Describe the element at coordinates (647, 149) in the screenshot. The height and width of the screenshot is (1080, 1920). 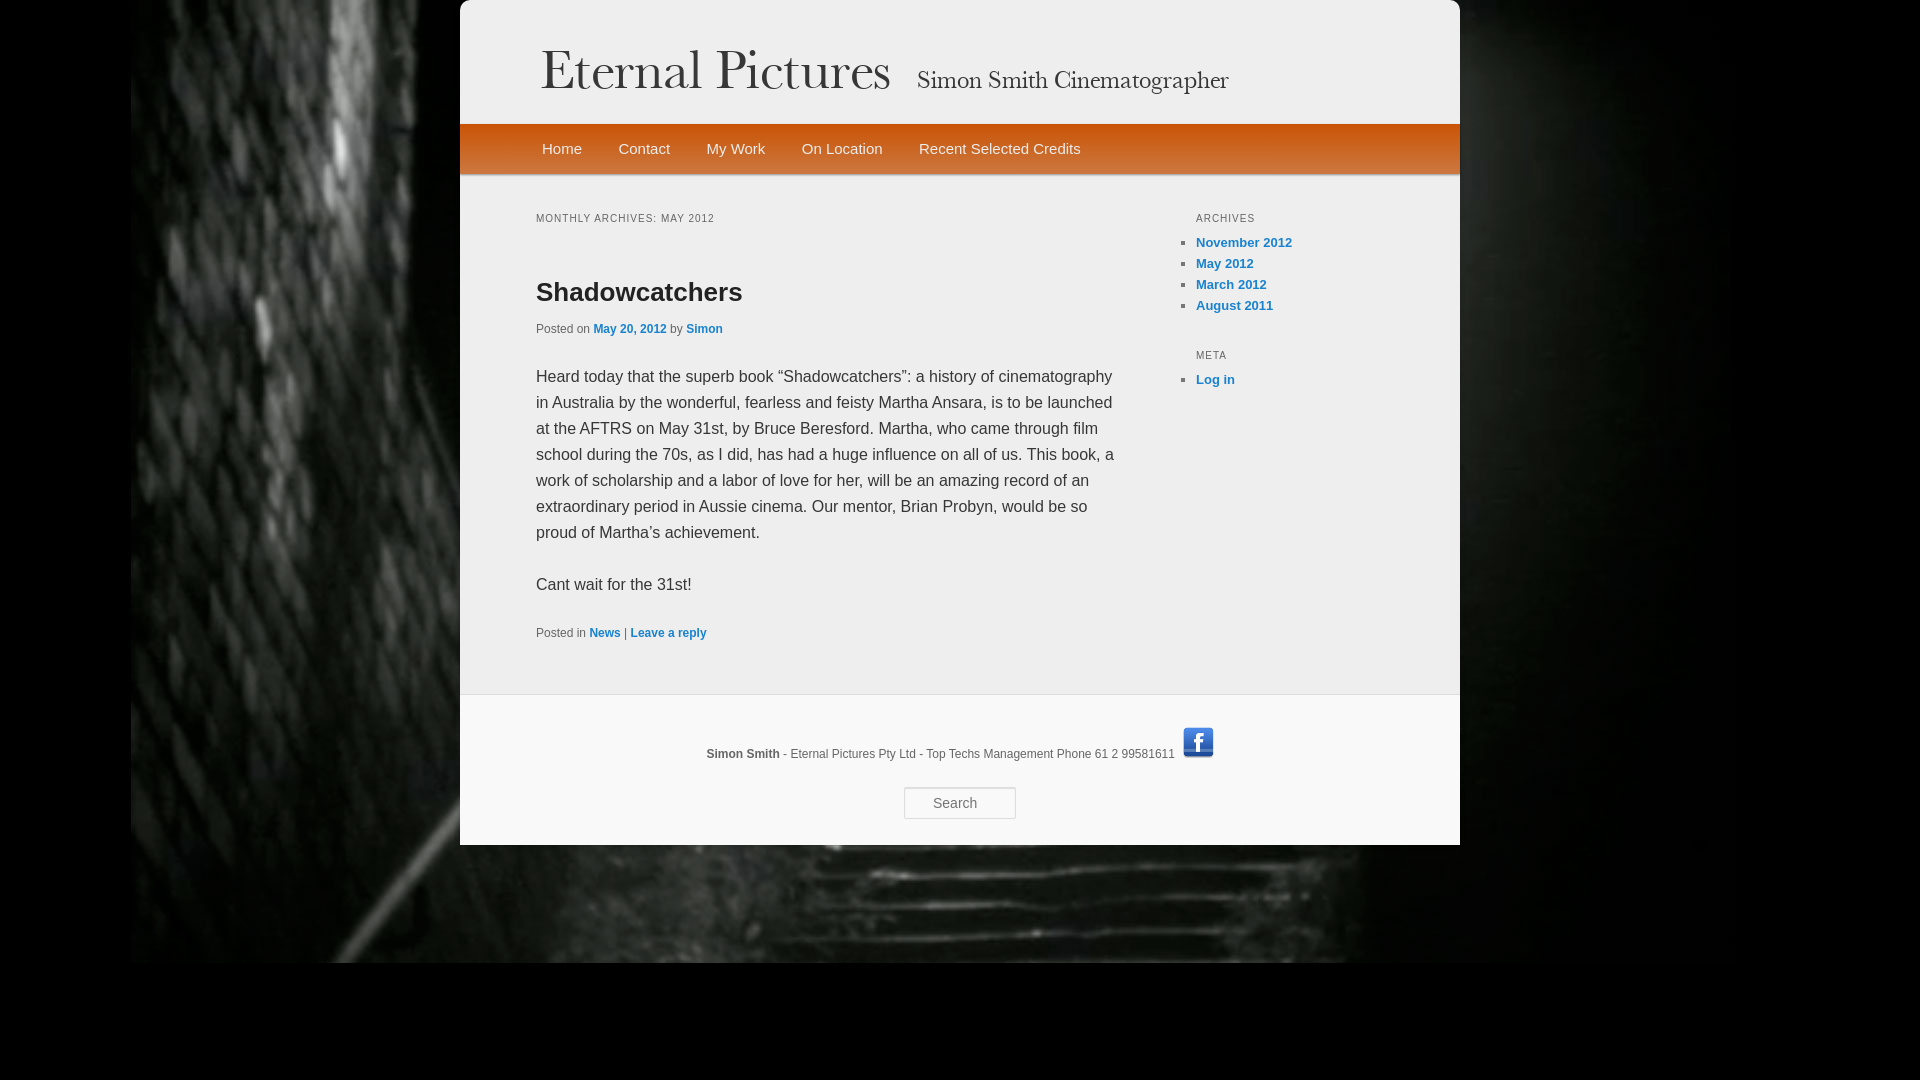
I see `'Skip to secondary content'` at that location.